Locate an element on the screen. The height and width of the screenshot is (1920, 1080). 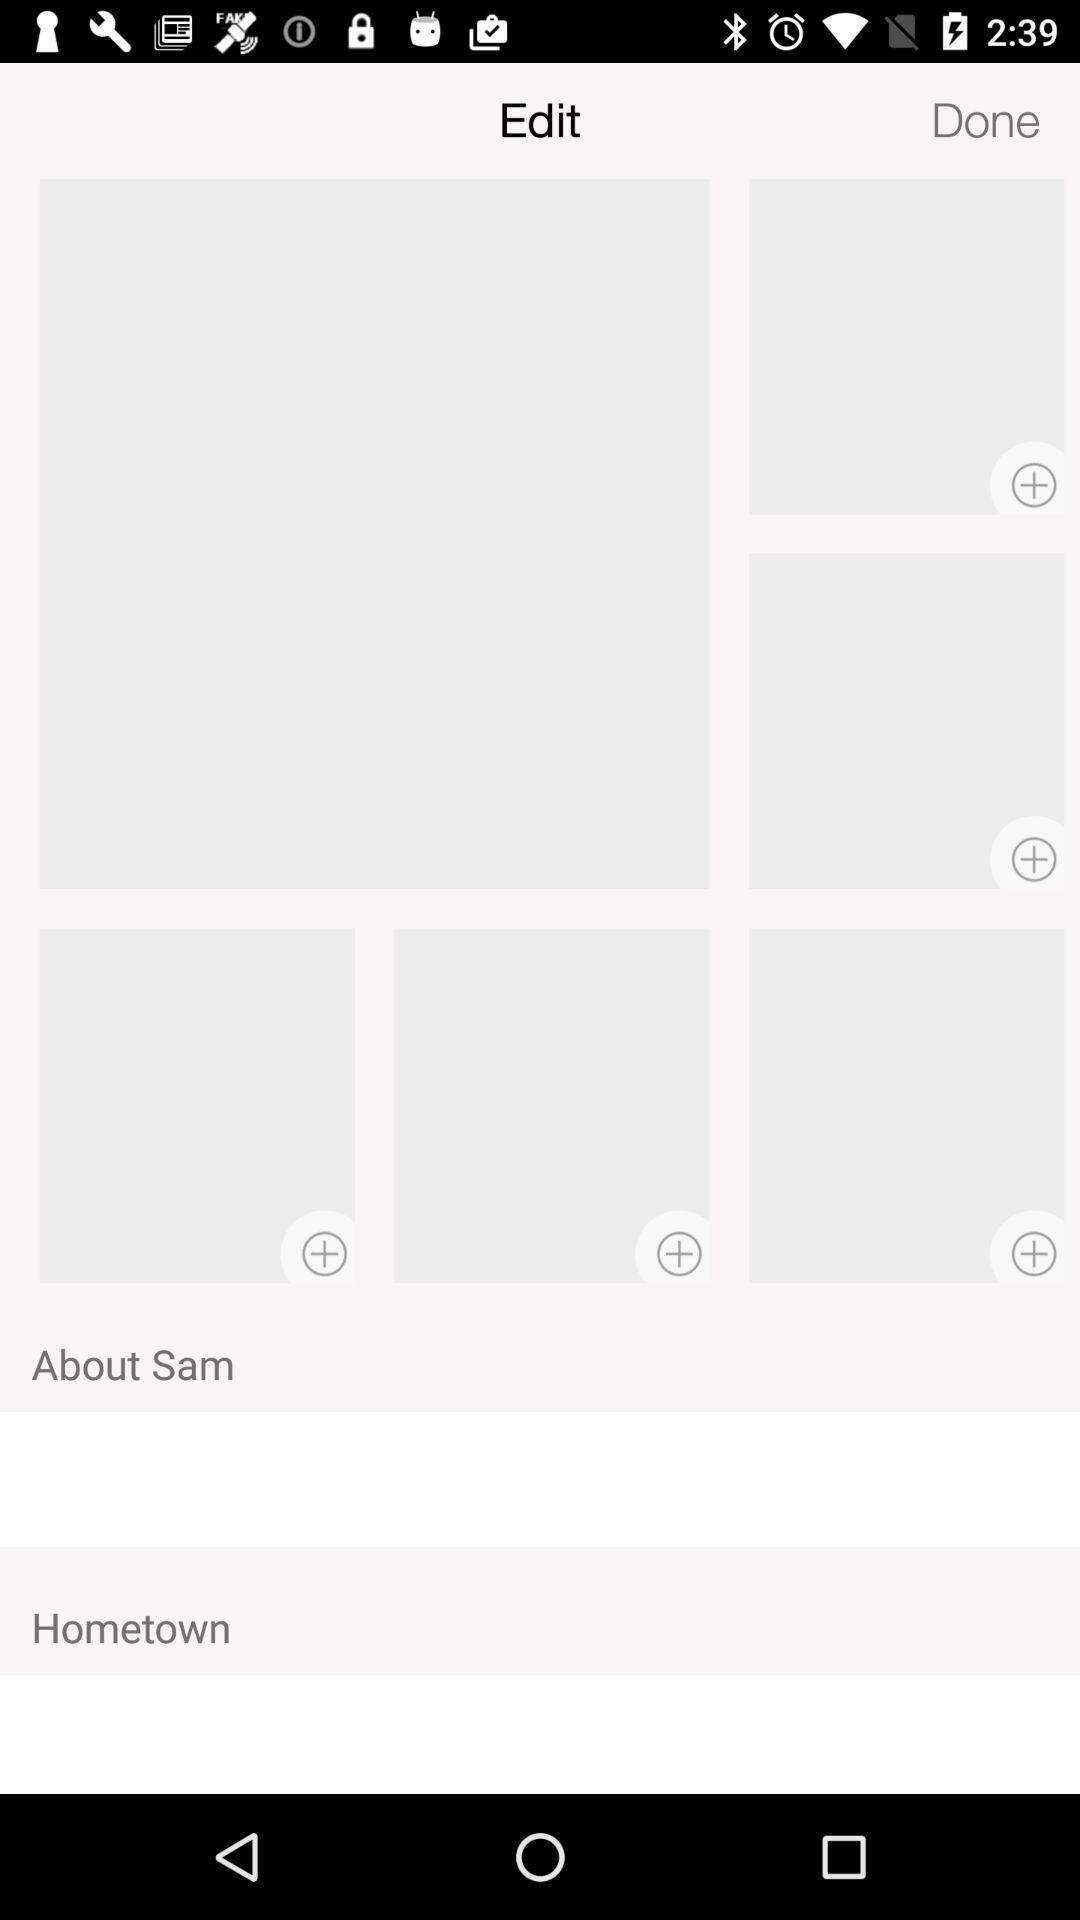
the add icon is located at coordinates (1027, 476).